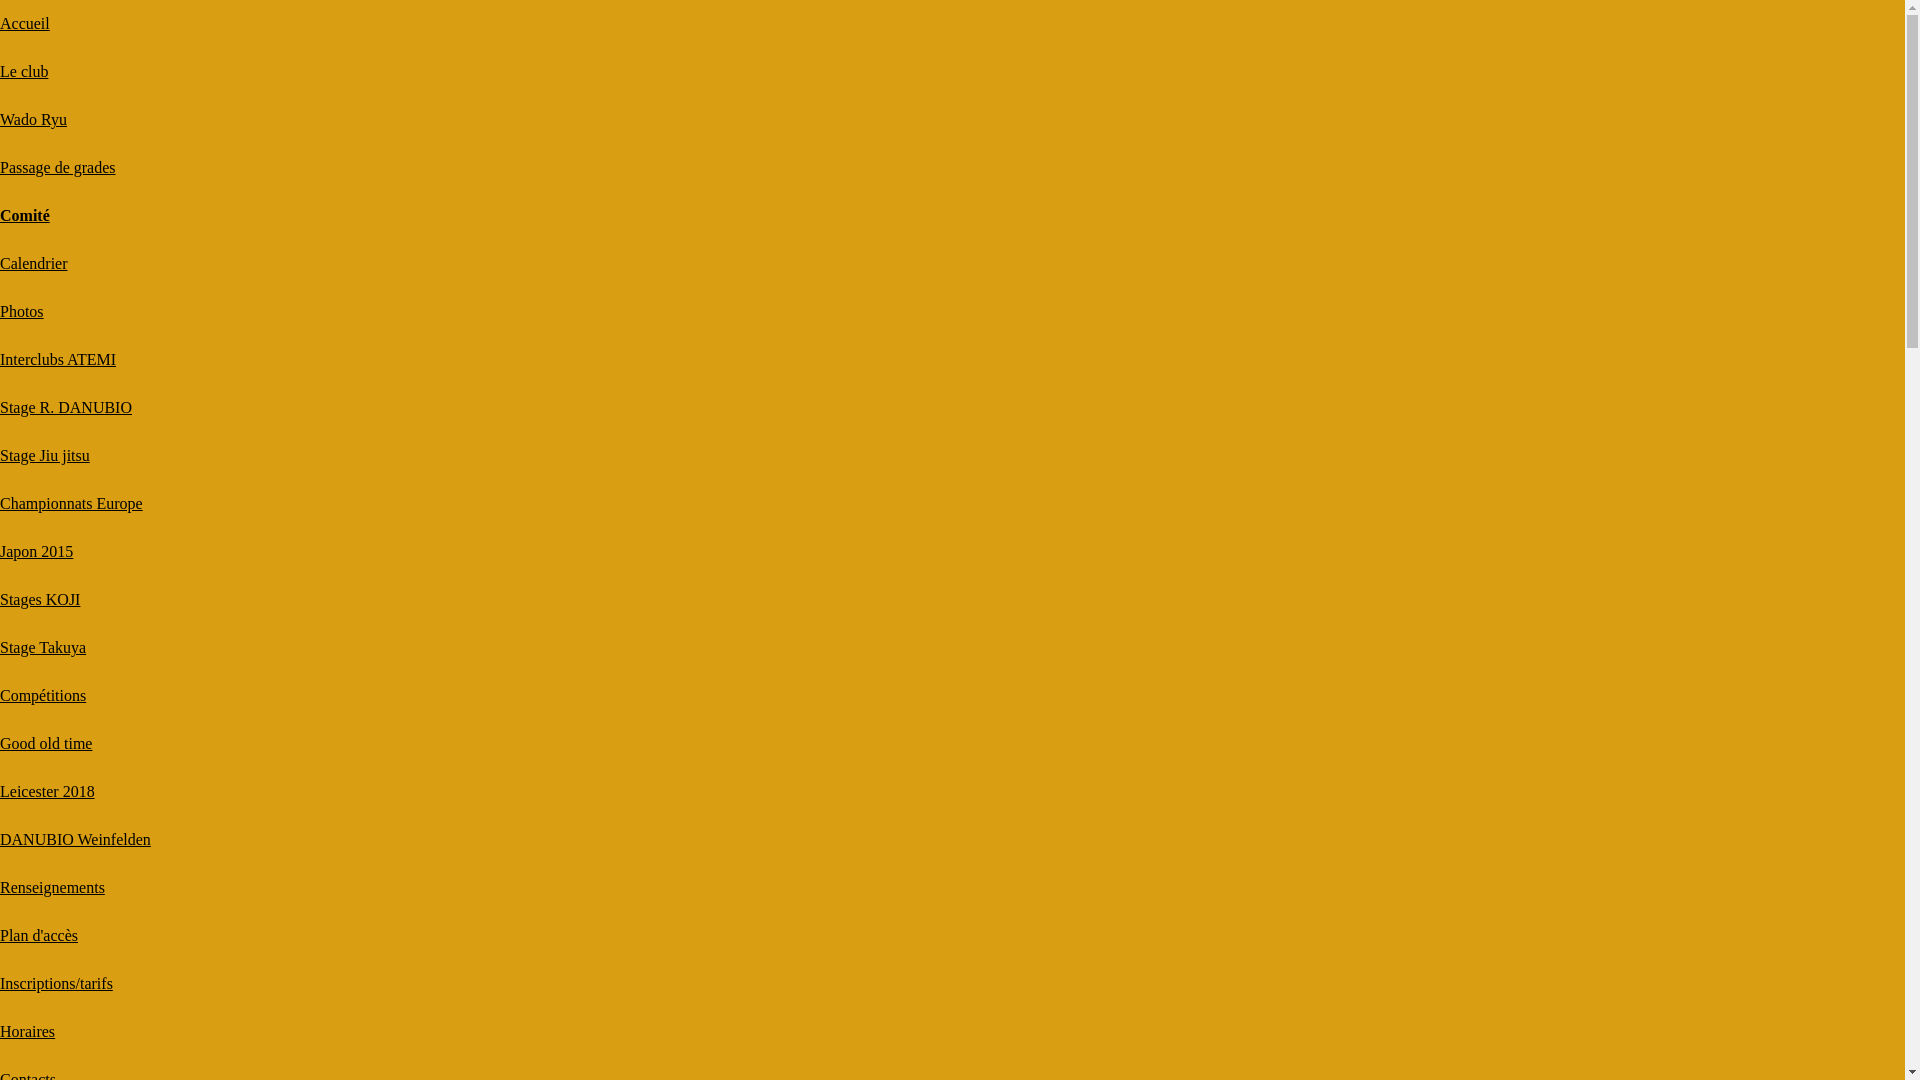  What do you see at coordinates (27, 1031) in the screenshot?
I see `'Horaires'` at bounding box center [27, 1031].